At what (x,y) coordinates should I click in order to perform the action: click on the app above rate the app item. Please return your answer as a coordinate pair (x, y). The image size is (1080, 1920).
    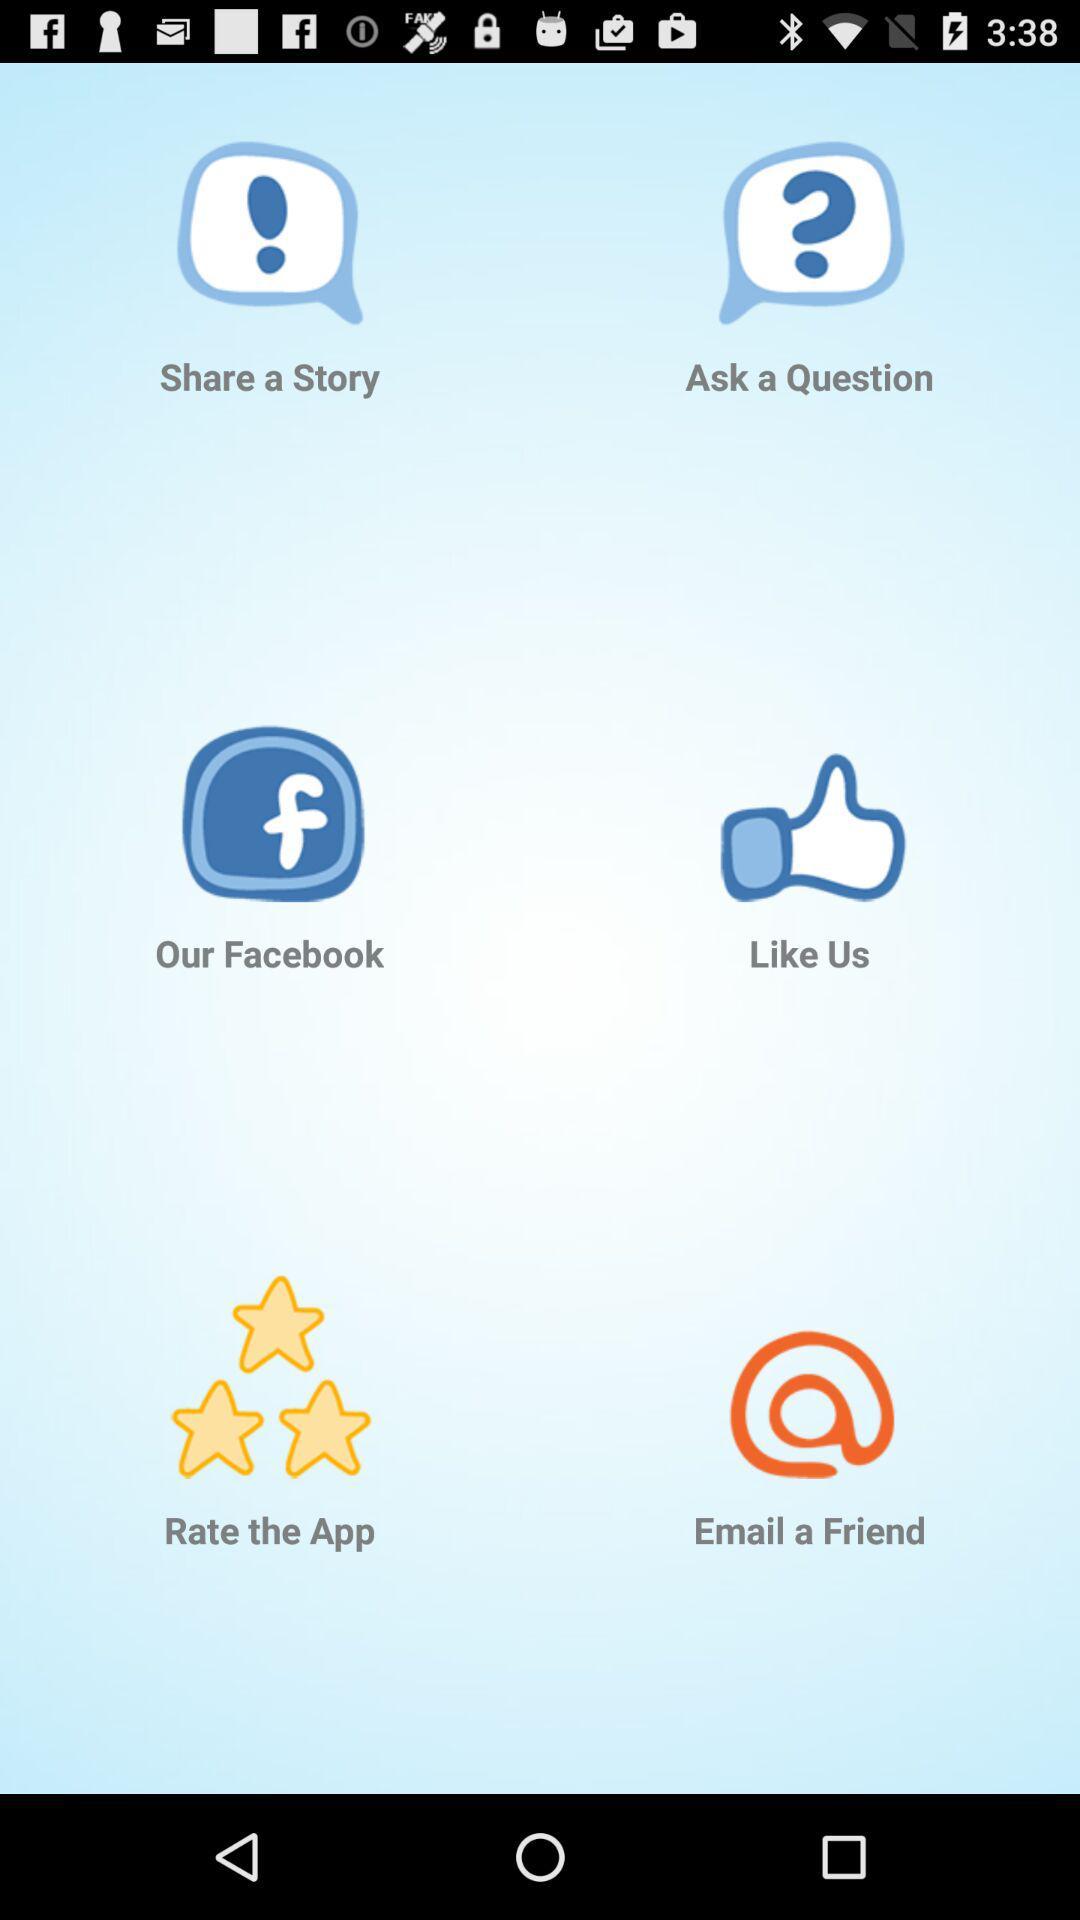
    Looking at the image, I should click on (270, 1347).